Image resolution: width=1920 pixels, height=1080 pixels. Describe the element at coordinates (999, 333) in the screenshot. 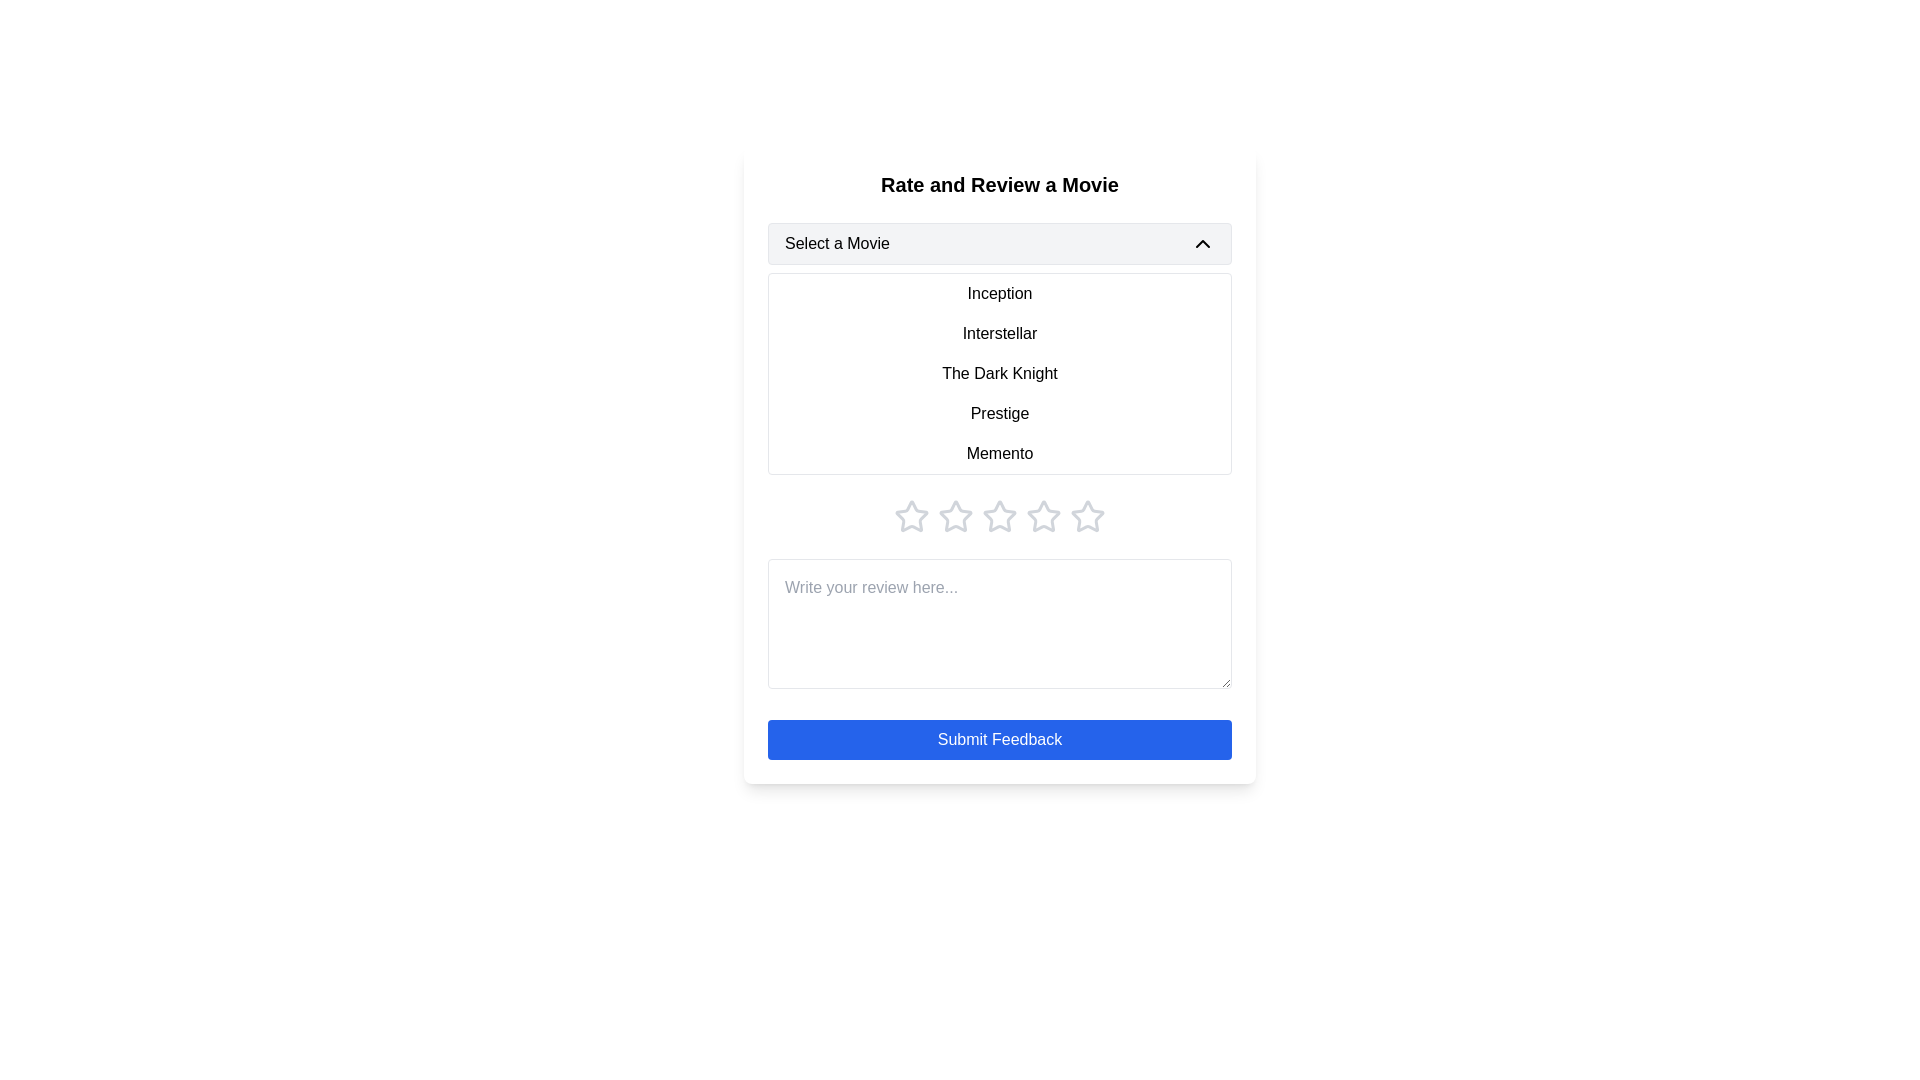

I see `the text label displaying 'Interstellar', which is the second item in a vertical list of movie names` at that location.